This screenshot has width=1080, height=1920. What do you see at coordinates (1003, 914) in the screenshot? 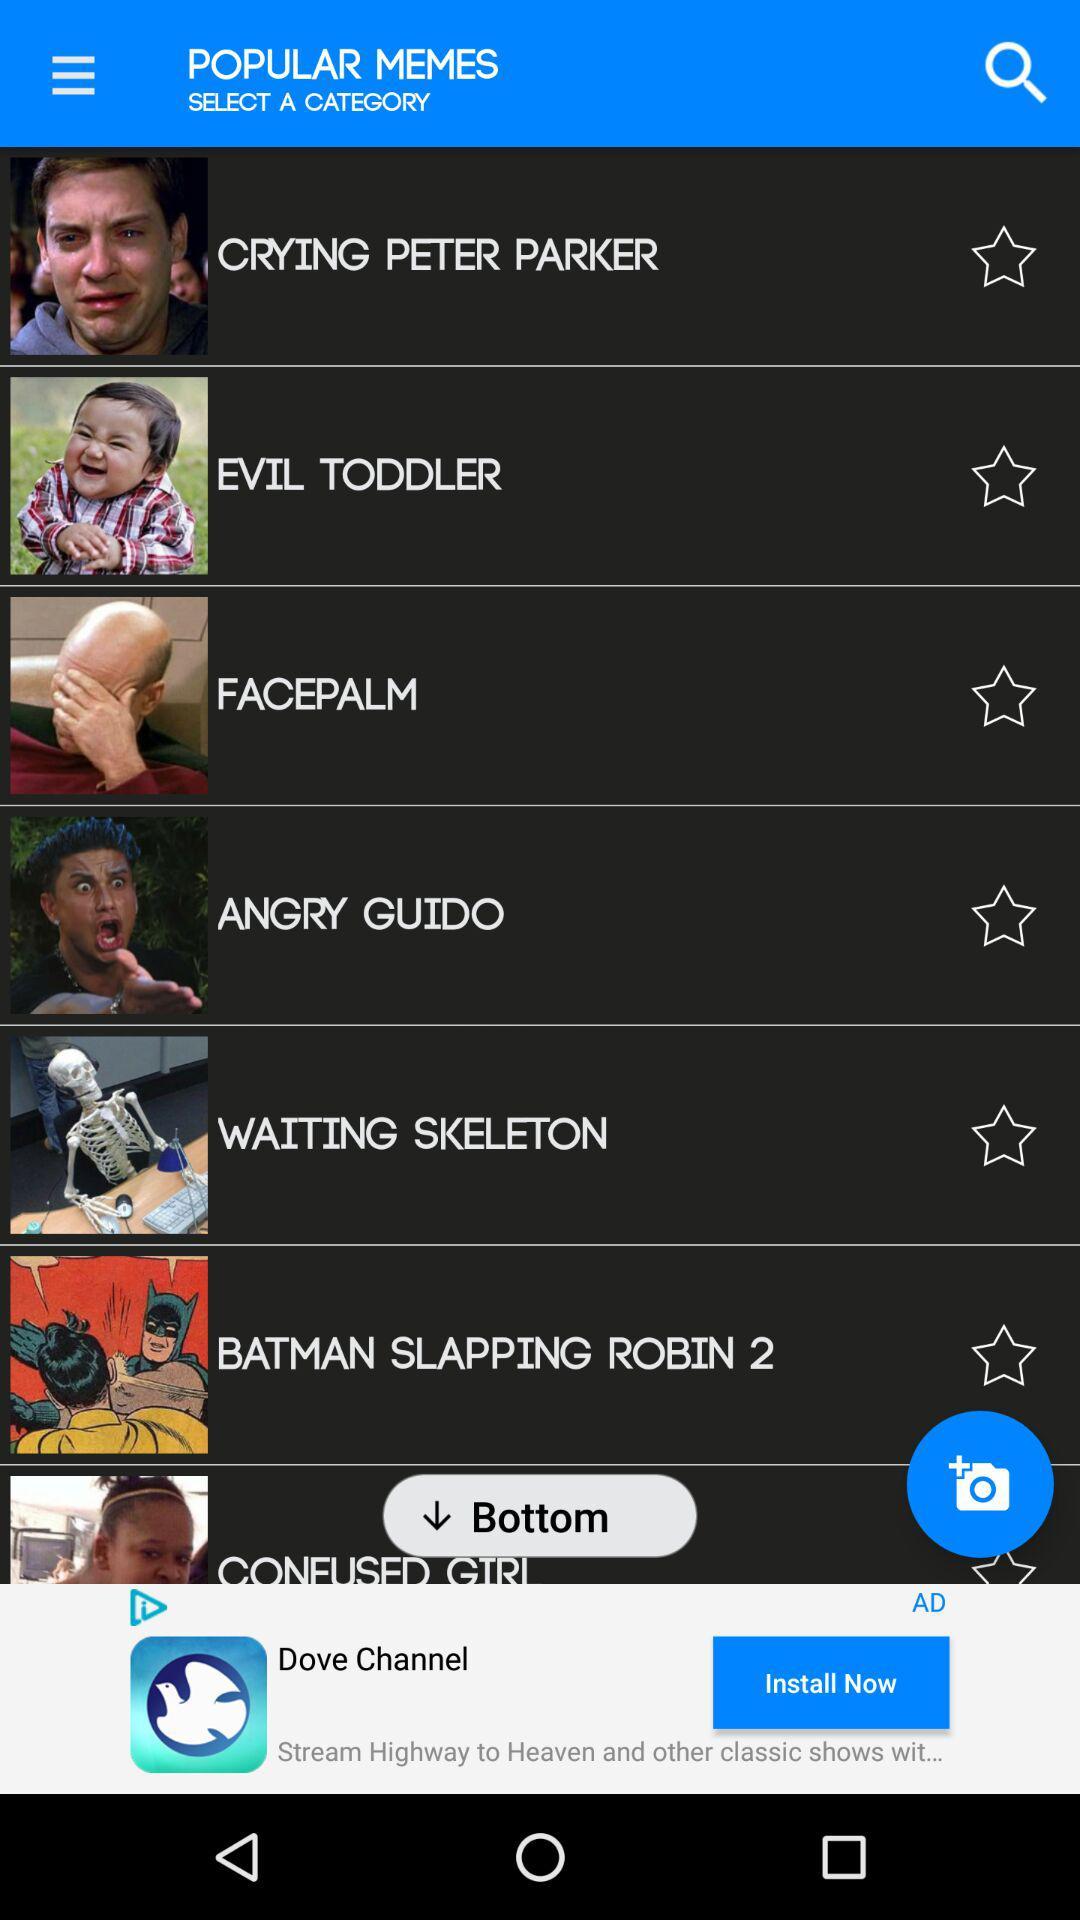
I see `mark as favorite` at bounding box center [1003, 914].